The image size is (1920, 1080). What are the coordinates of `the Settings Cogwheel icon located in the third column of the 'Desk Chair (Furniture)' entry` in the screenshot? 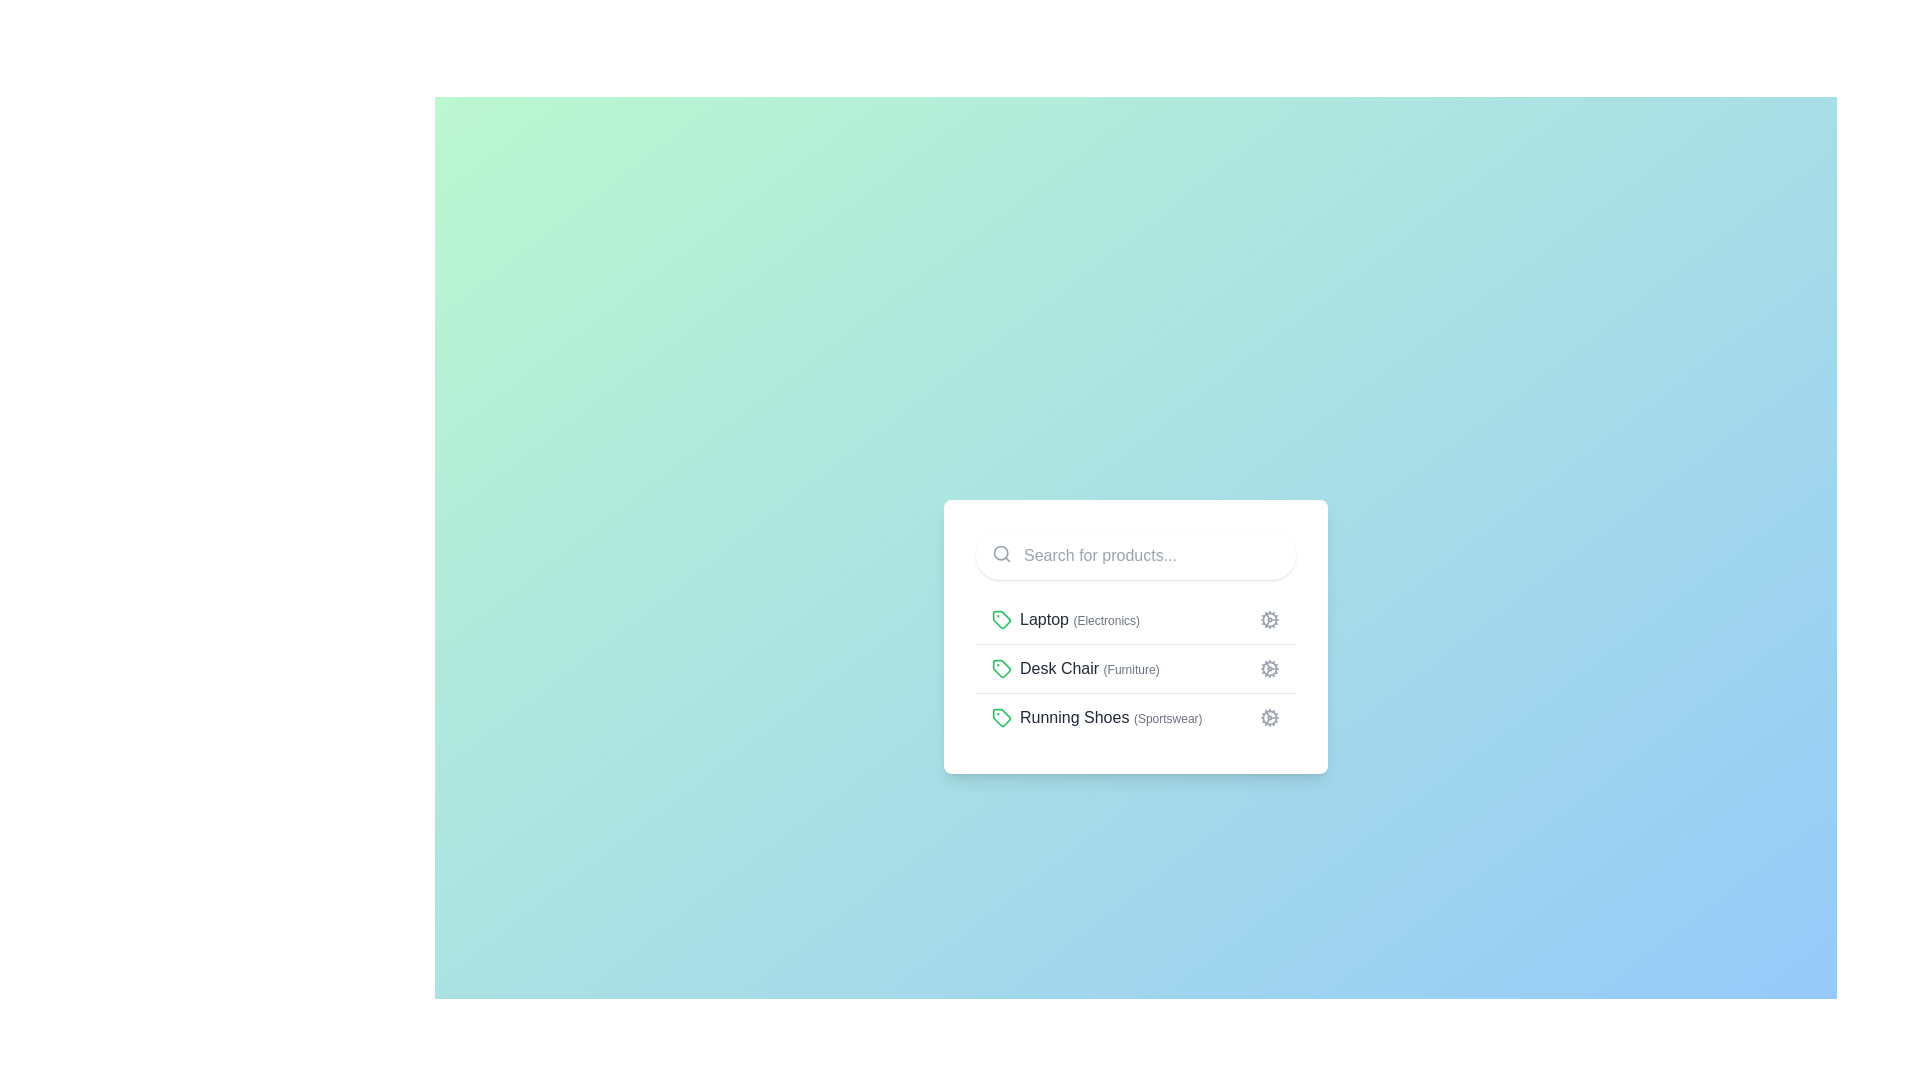 It's located at (1269, 668).